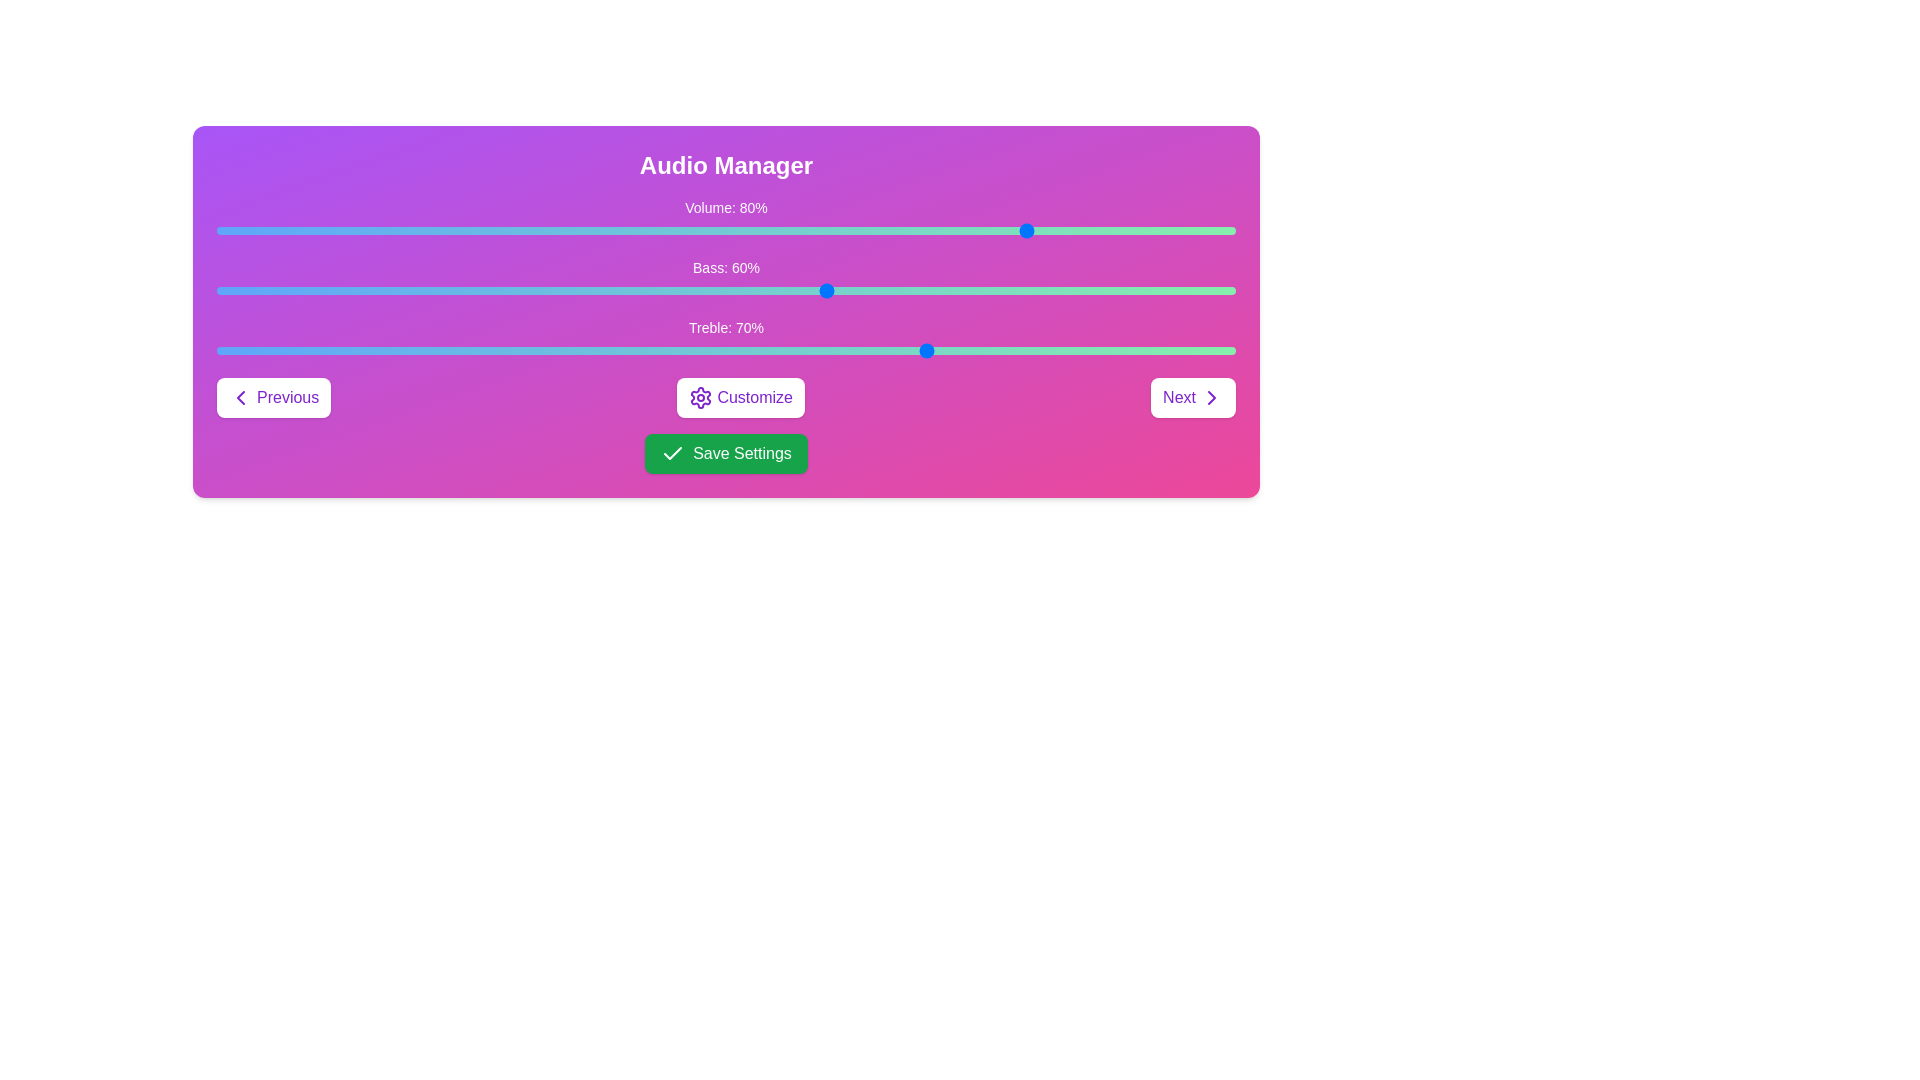 Image resolution: width=1920 pixels, height=1080 pixels. What do you see at coordinates (701, 397) in the screenshot?
I see `the settings icon located in the center of the 'Customize' button` at bounding box center [701, 397].